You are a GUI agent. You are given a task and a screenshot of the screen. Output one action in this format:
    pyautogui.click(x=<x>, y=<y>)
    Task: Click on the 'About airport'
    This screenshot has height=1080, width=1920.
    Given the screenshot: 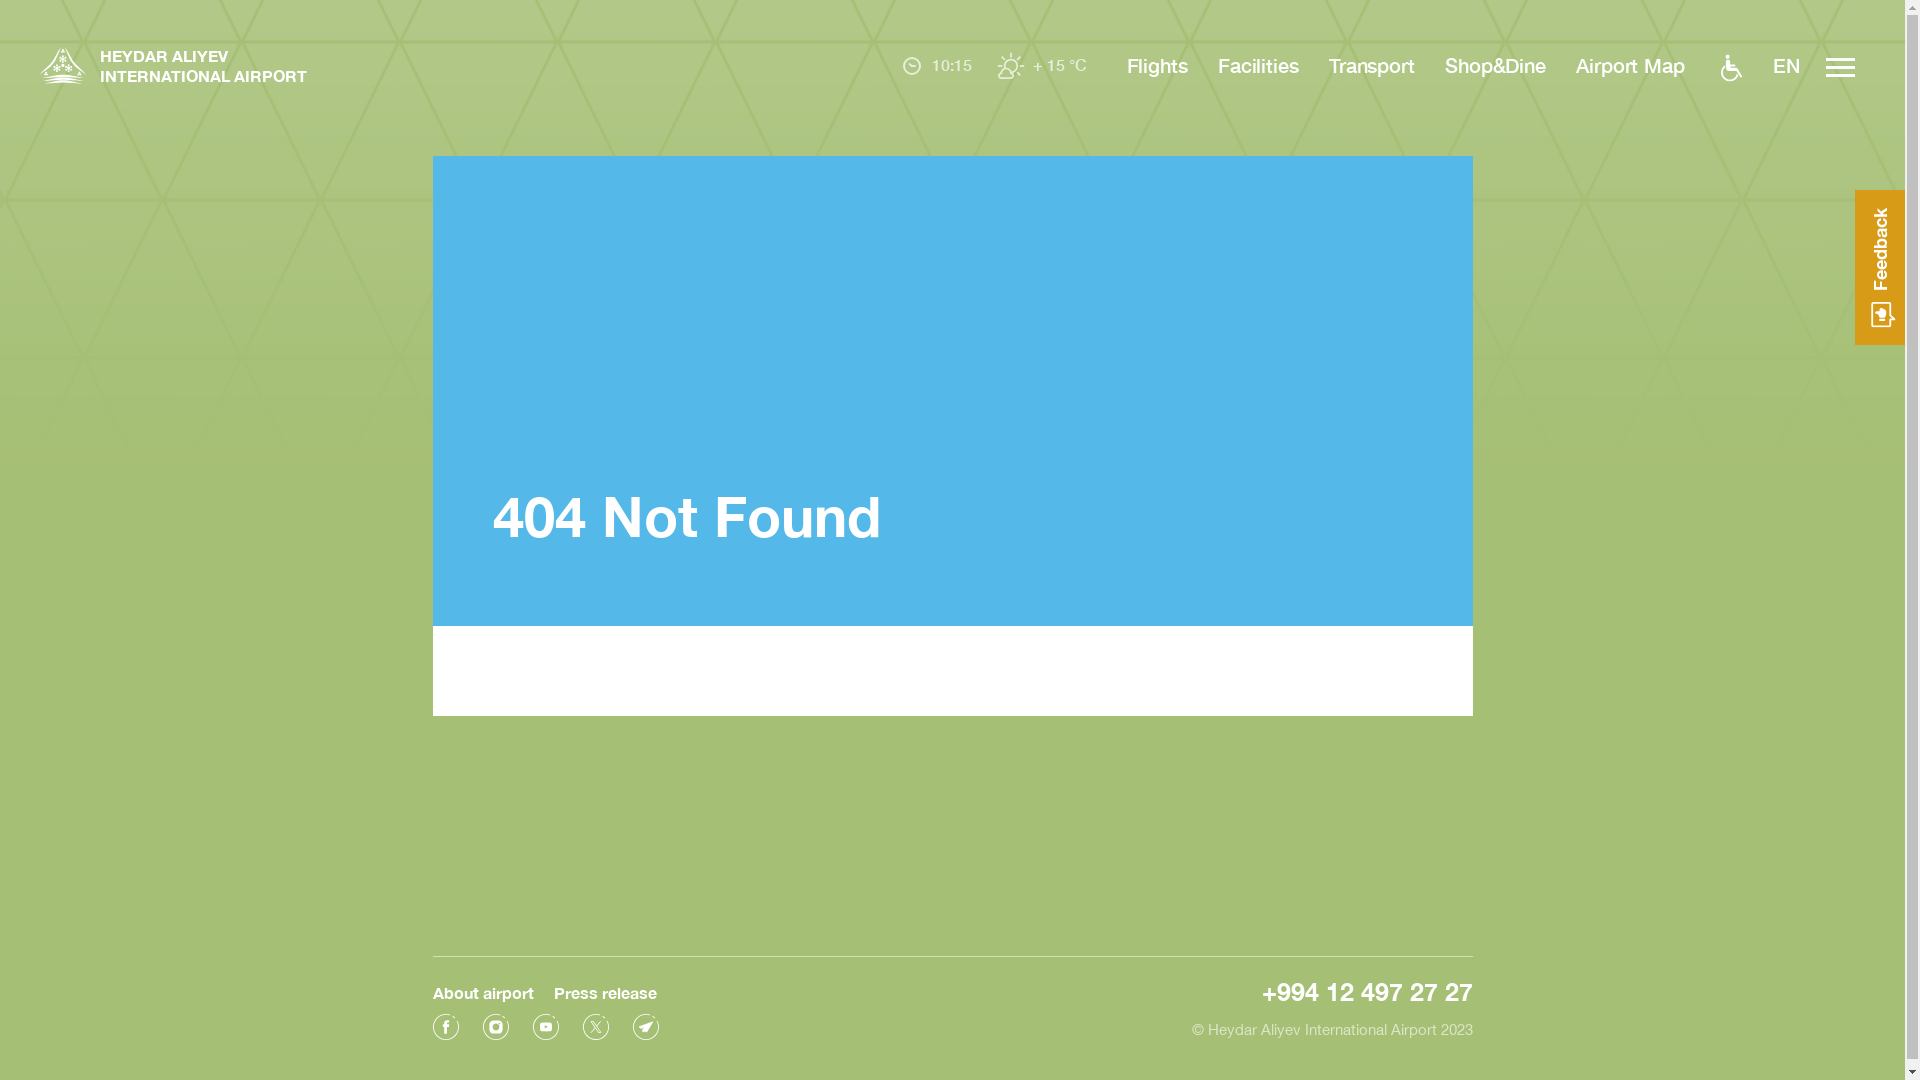 What is the action you would take?
    pyautogui.click(x=482, y=992)
    